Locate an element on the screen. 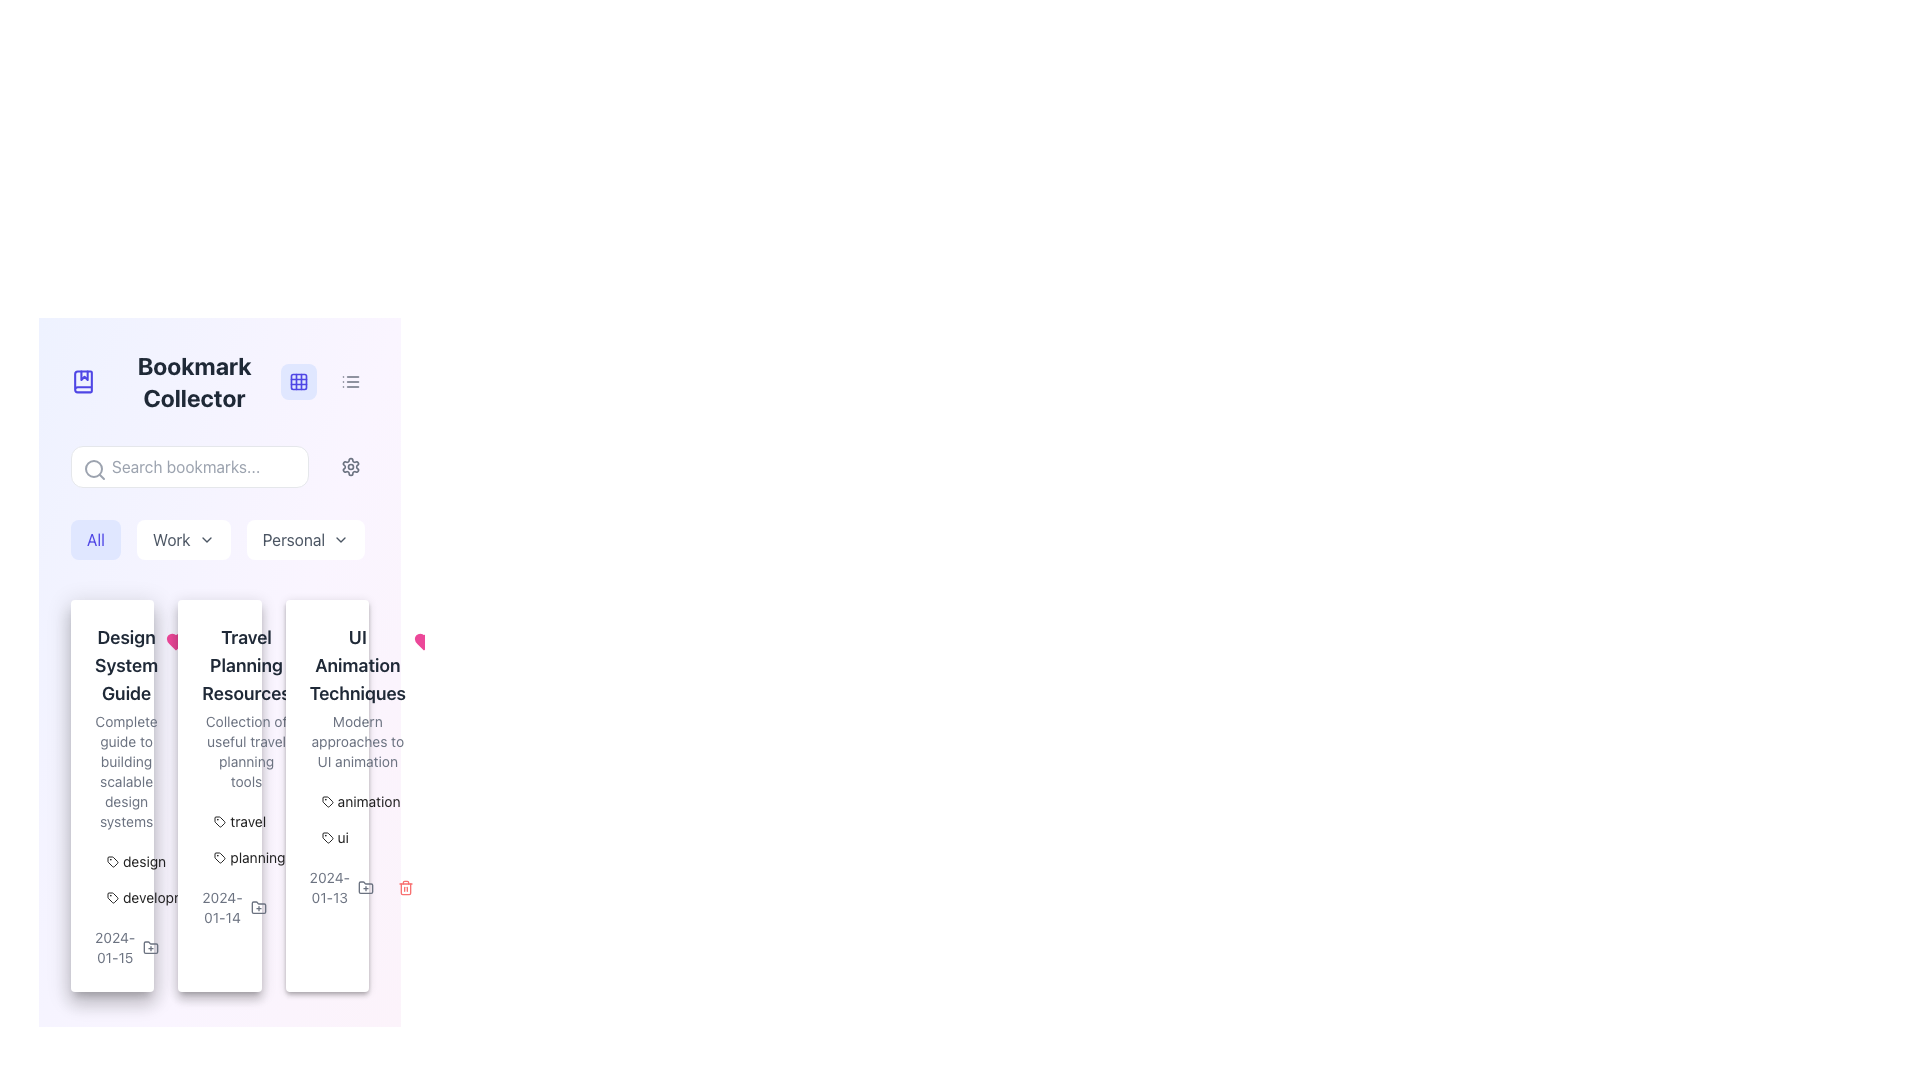 This screenshot has width=1920, height=1080. the card titled 'UI Animation Techniques' which is the third card in a horizontally scrollable list, featuring a bold top line and a lighter bottom line is located at coordinates (357, 697).